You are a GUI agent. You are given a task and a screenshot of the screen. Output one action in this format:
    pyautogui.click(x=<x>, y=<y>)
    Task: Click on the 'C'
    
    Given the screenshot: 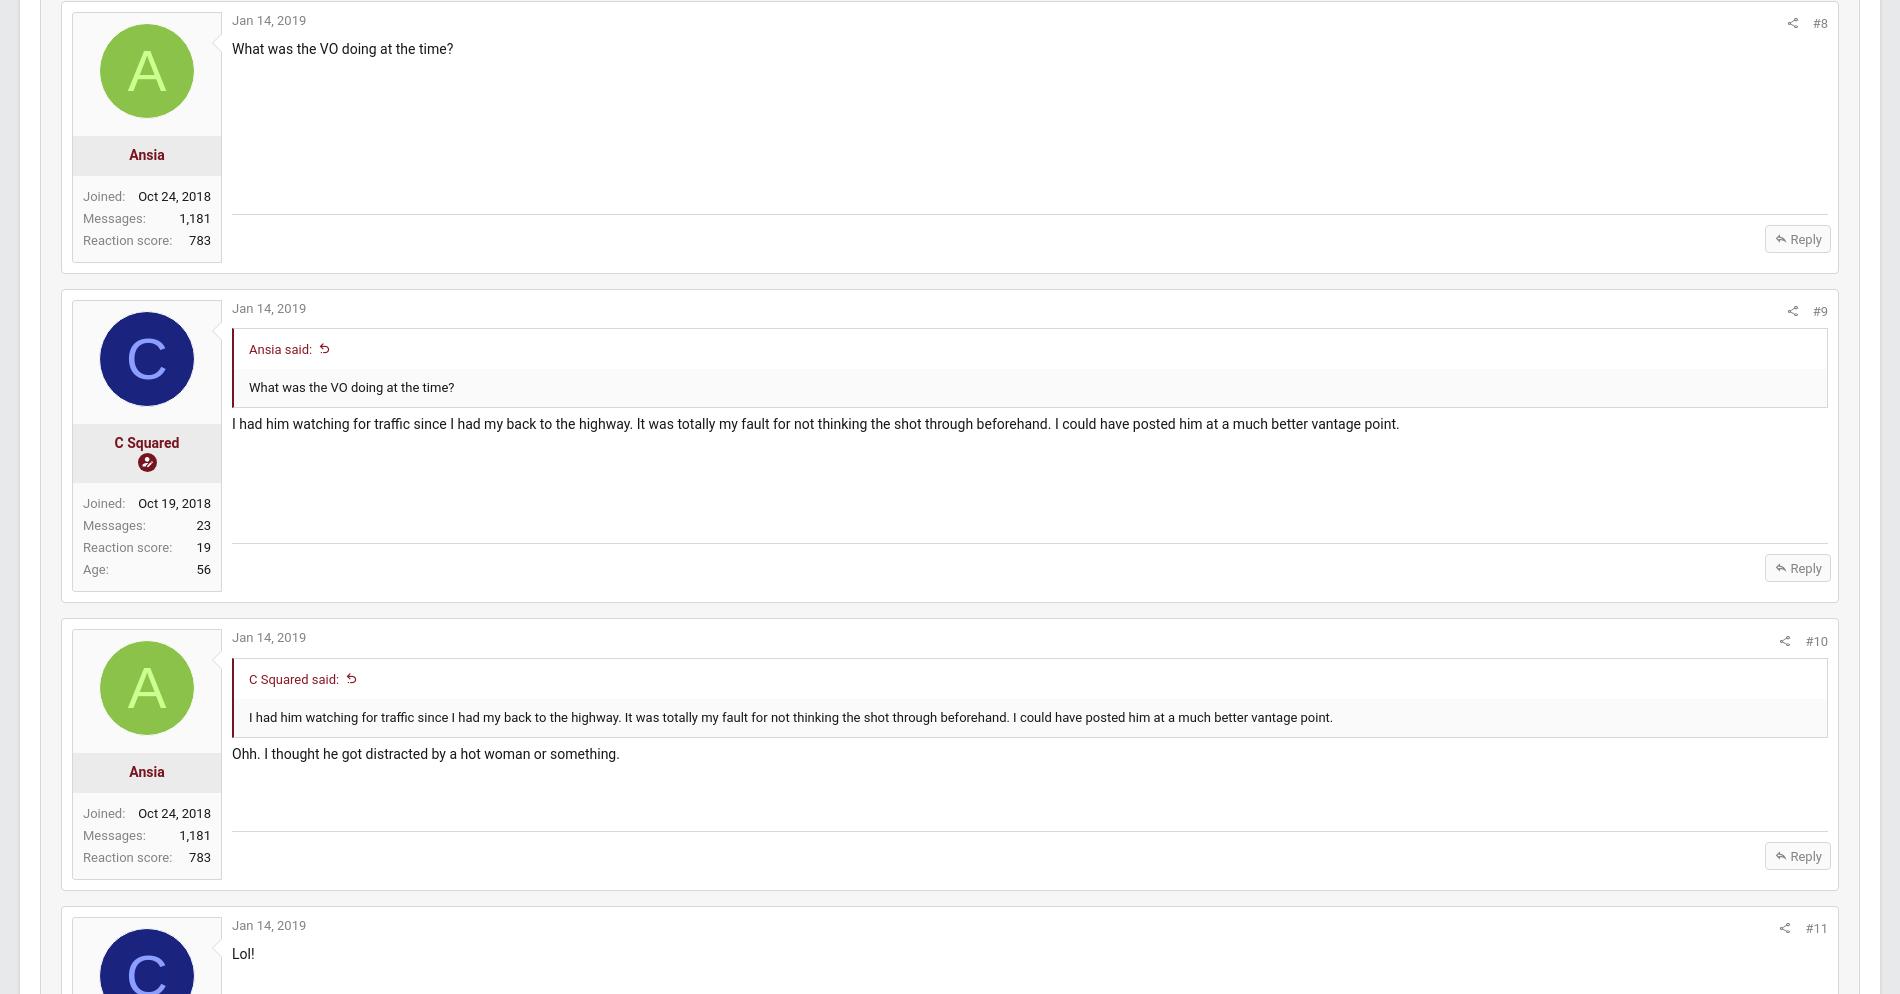 What is the action you would take?
    pyautogui.click(x=193, y=377)
    